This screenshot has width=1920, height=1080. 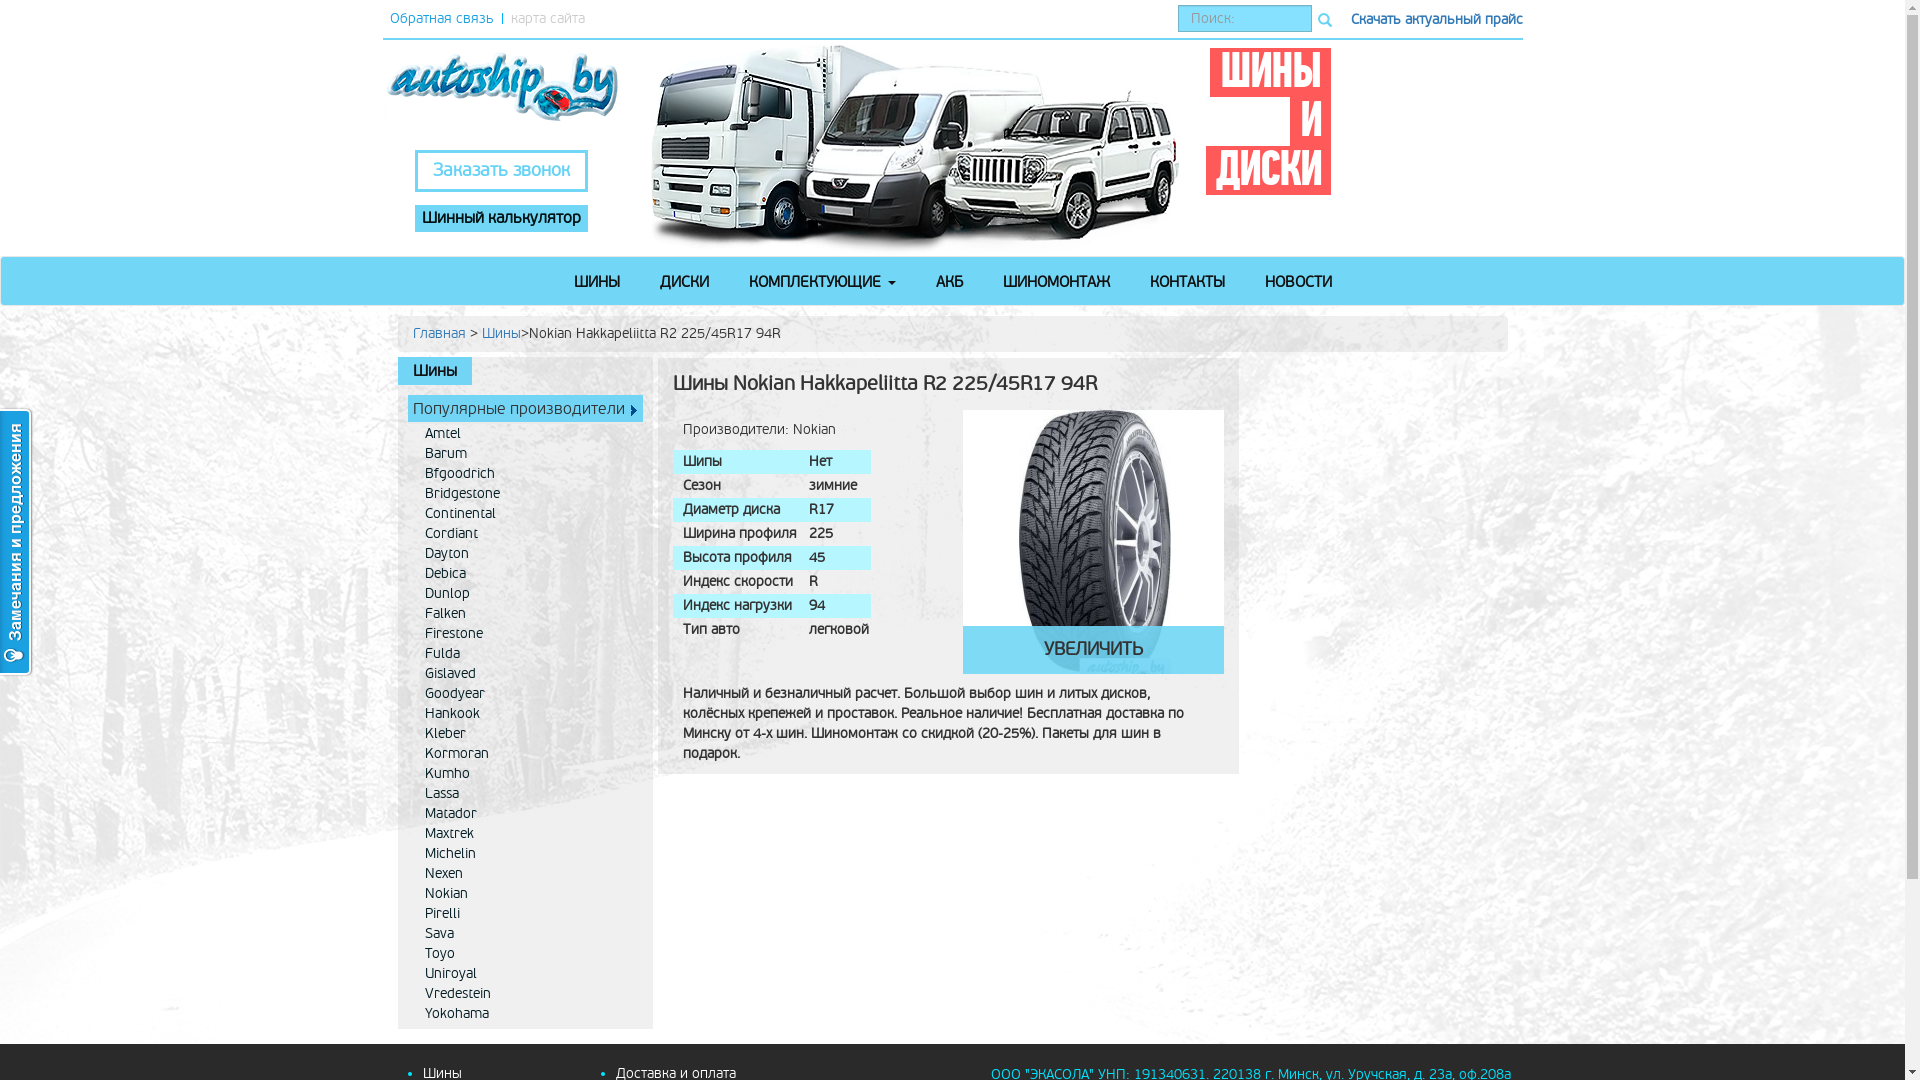 I want to click on 'Barum', so click(x=528, y=454).